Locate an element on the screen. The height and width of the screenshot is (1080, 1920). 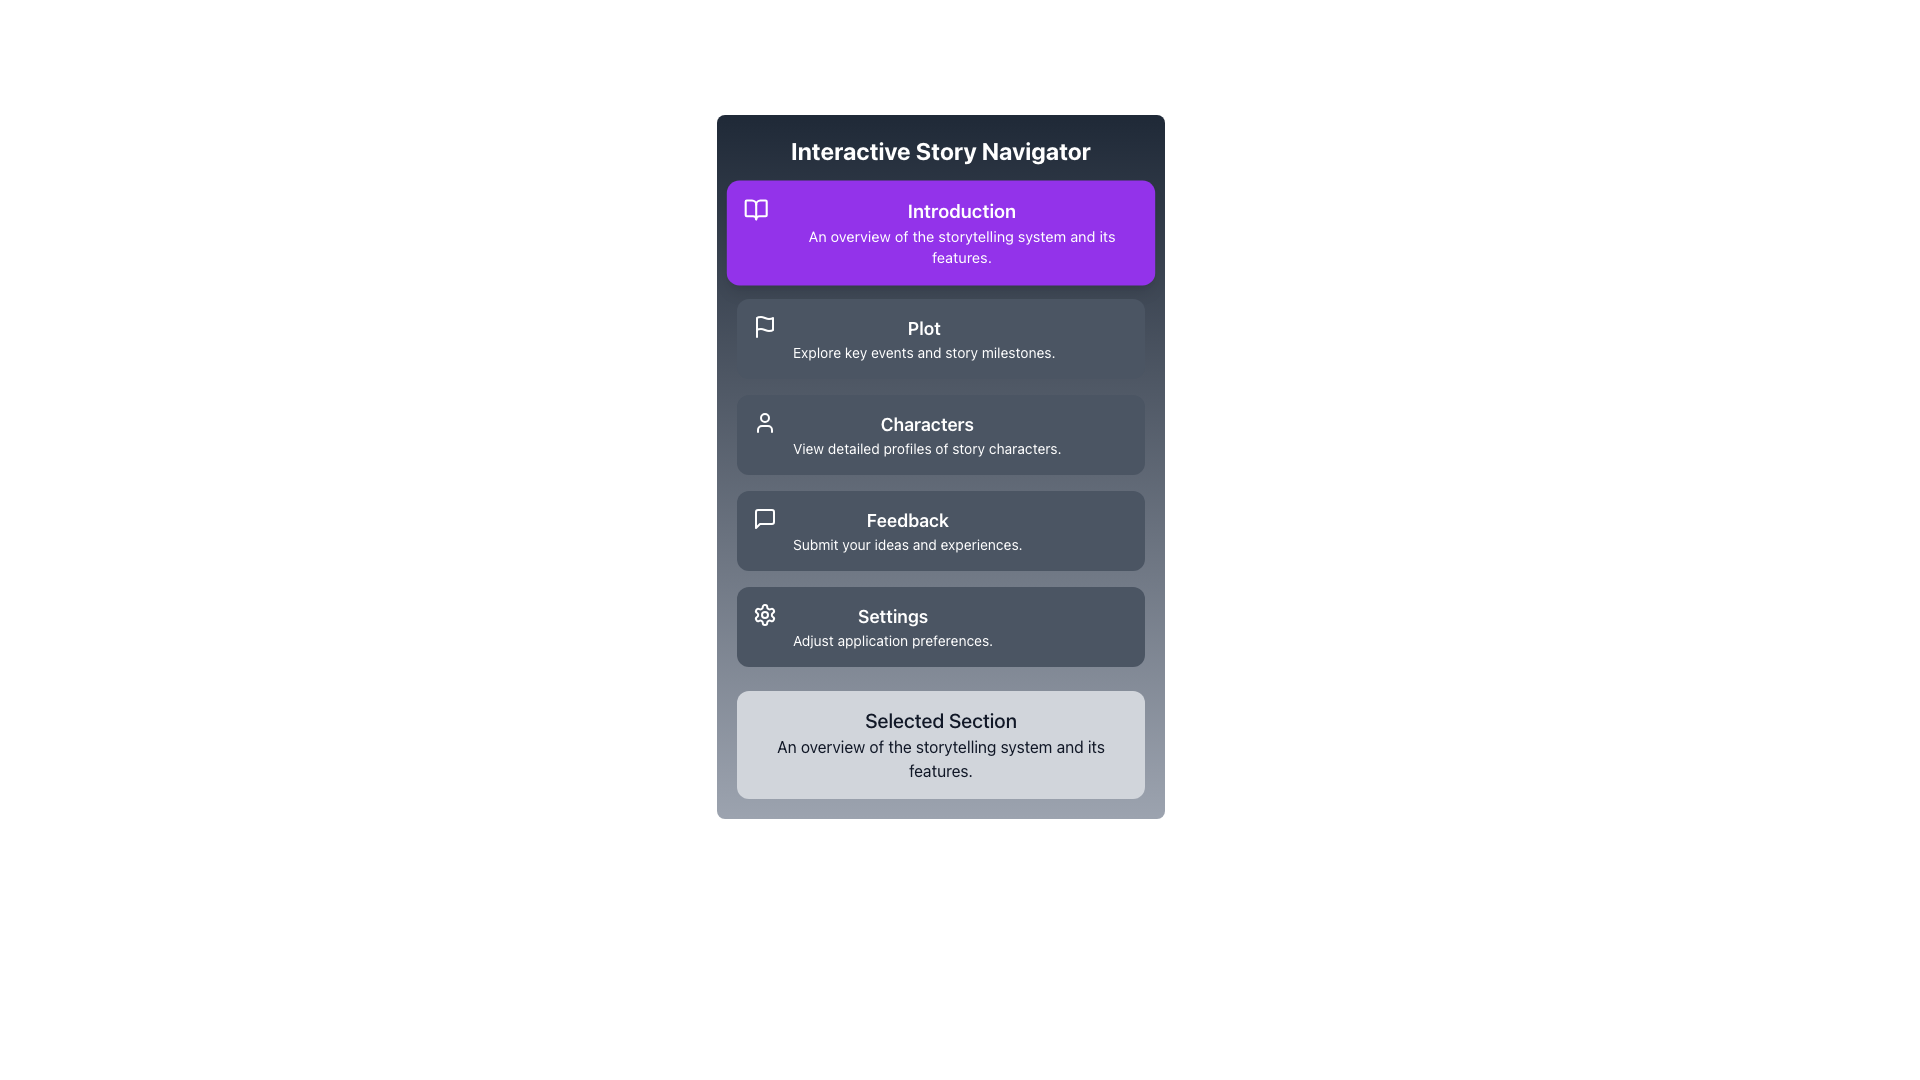
the clickable navigation item located in the second row of the vertically stacked navigation menu, which is positioned below the 'Introduction' section and above the 'Characters' section is located at coordinates (923, 338).